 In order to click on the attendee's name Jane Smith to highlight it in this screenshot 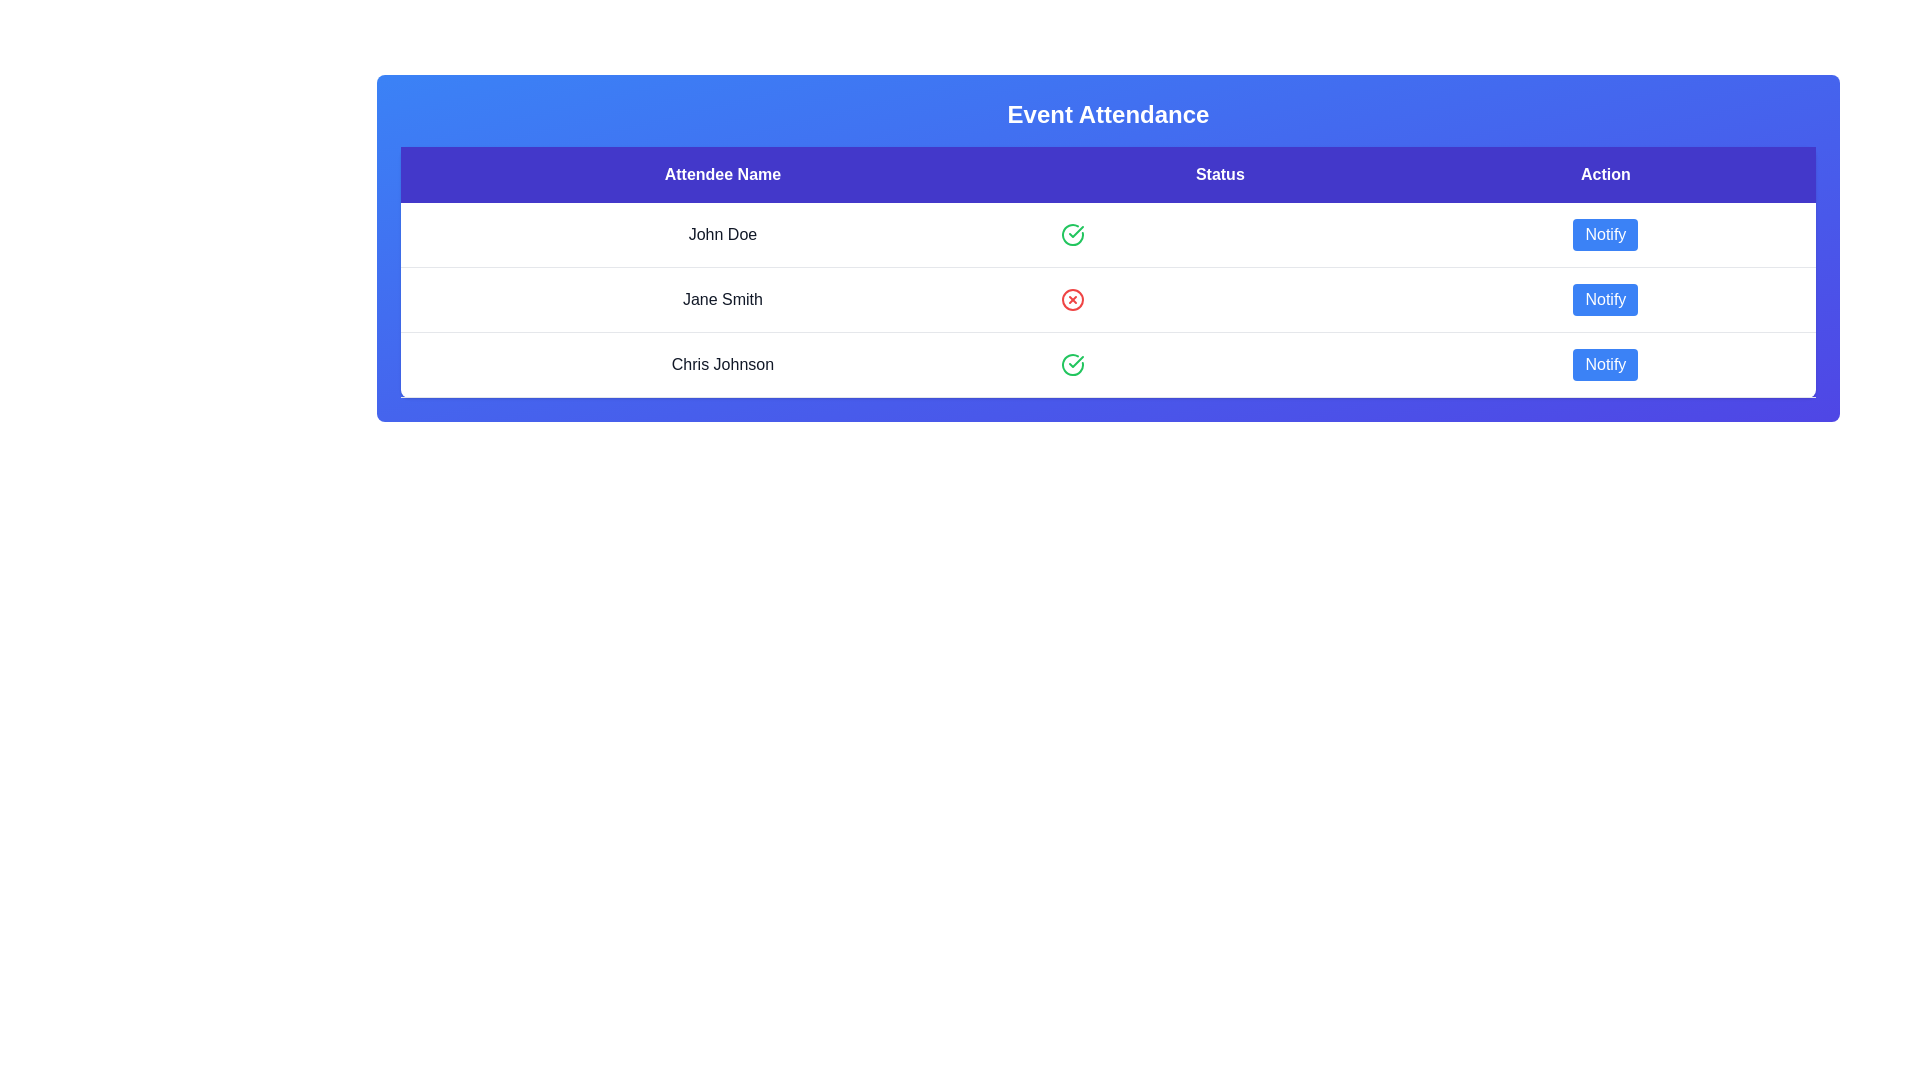, I will do `click(721, 300)`.